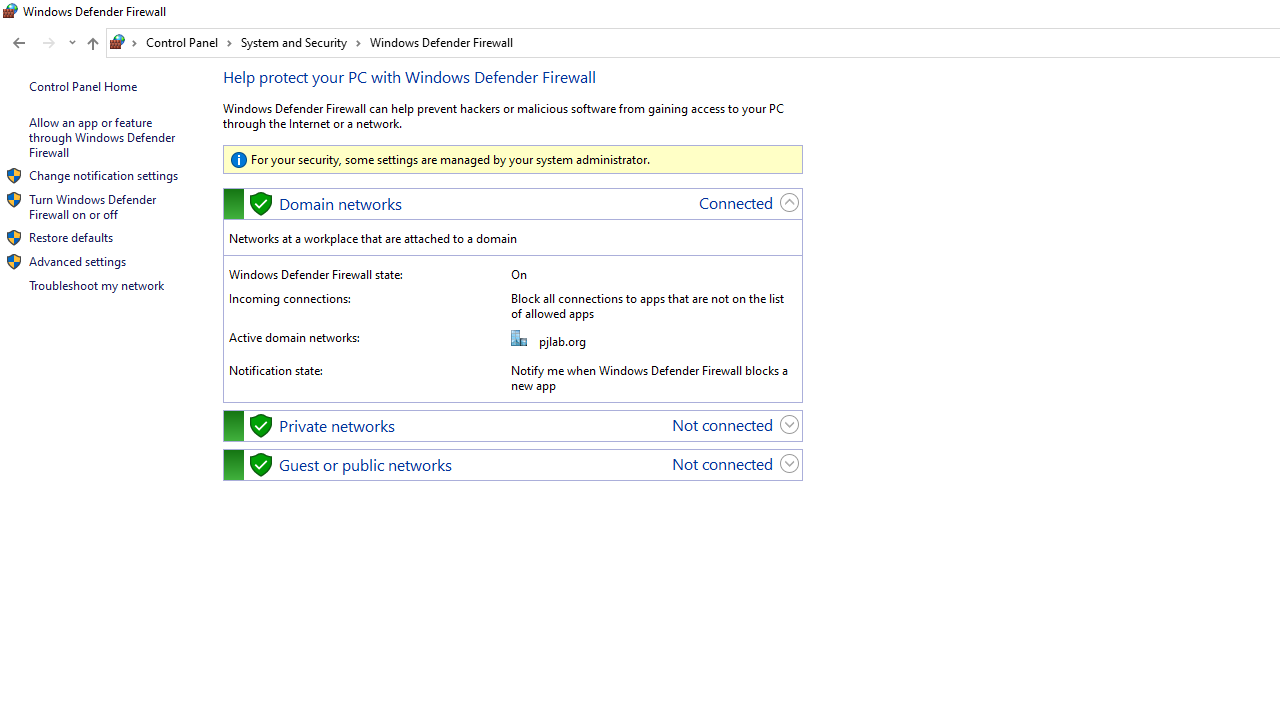  What do you see at coordinates (82, 85) in the screenshot?
I see `'Control Panel Home'` at bounding box center [82, 85].